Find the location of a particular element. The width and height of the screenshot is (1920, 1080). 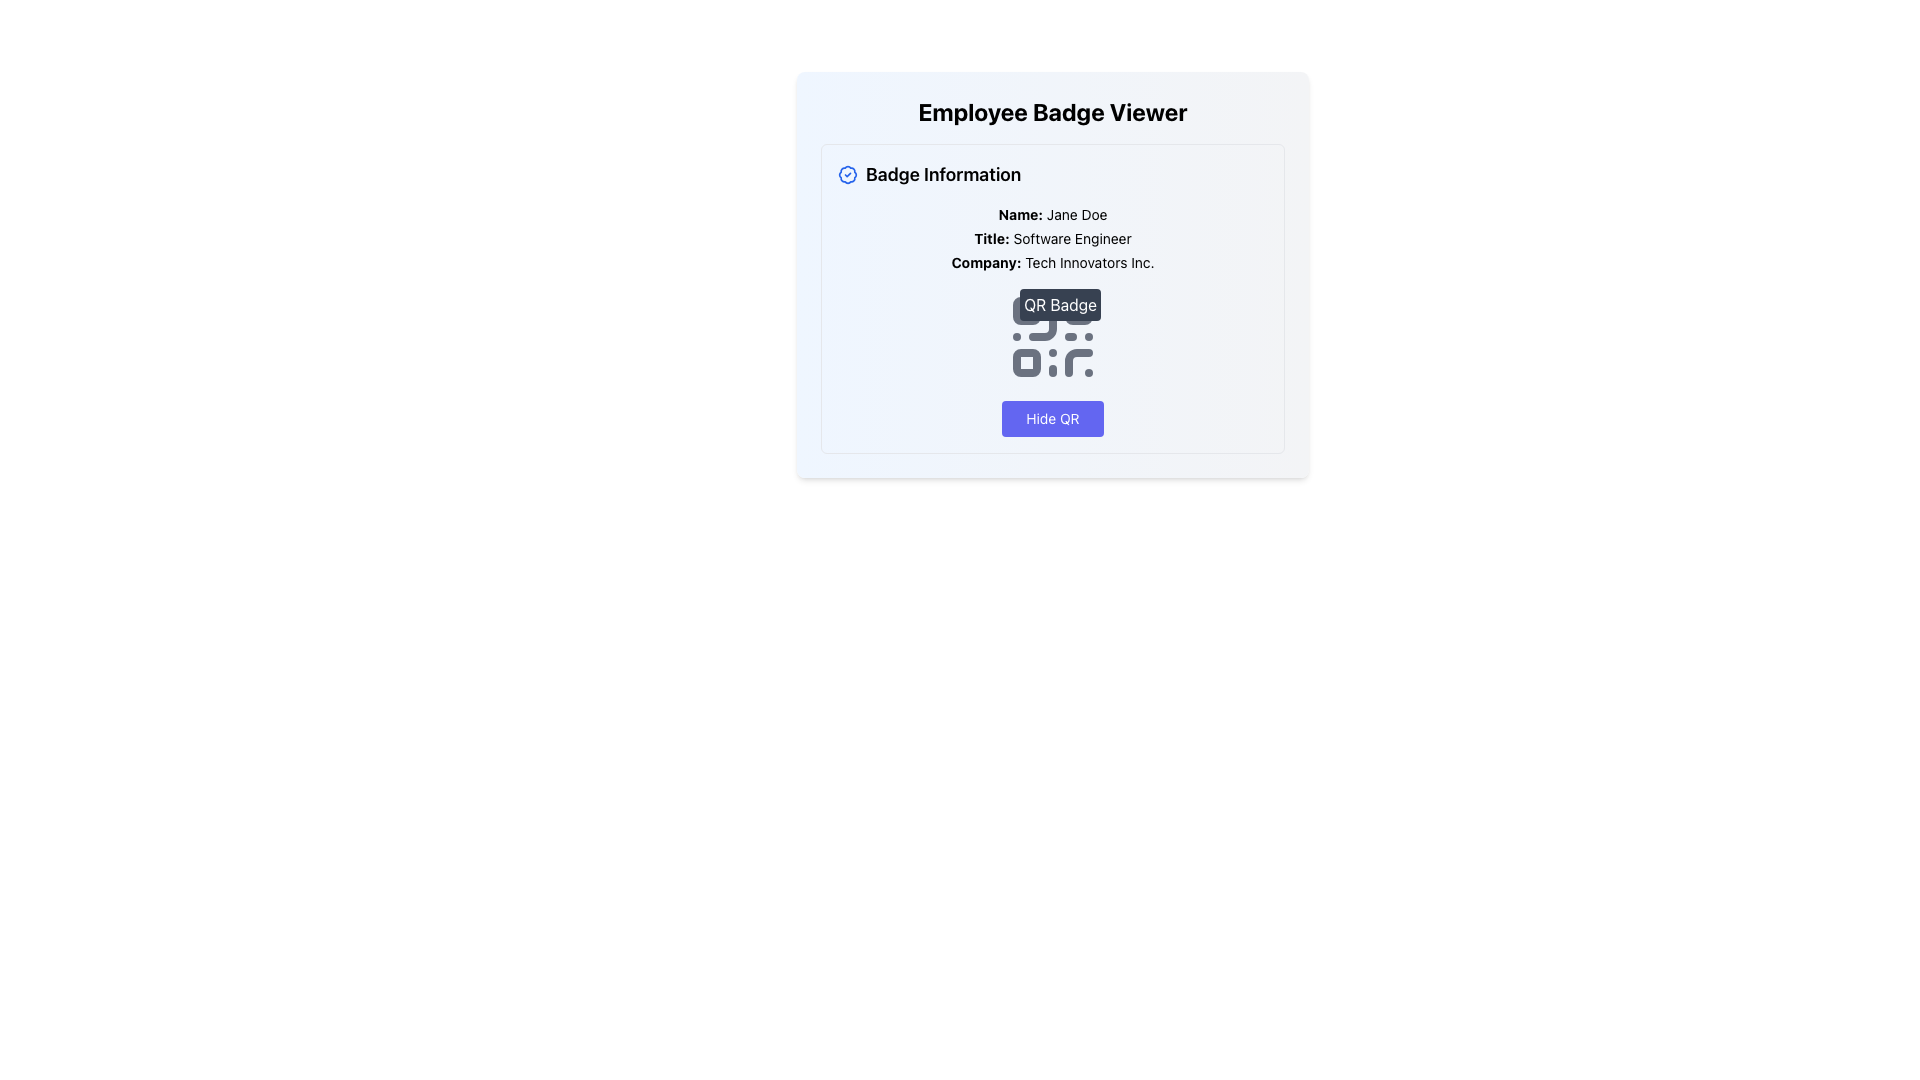

displayed name in the employee badge viewer, which is the first attribute under 'Badge Information' is located at coordinates (1051, 215).